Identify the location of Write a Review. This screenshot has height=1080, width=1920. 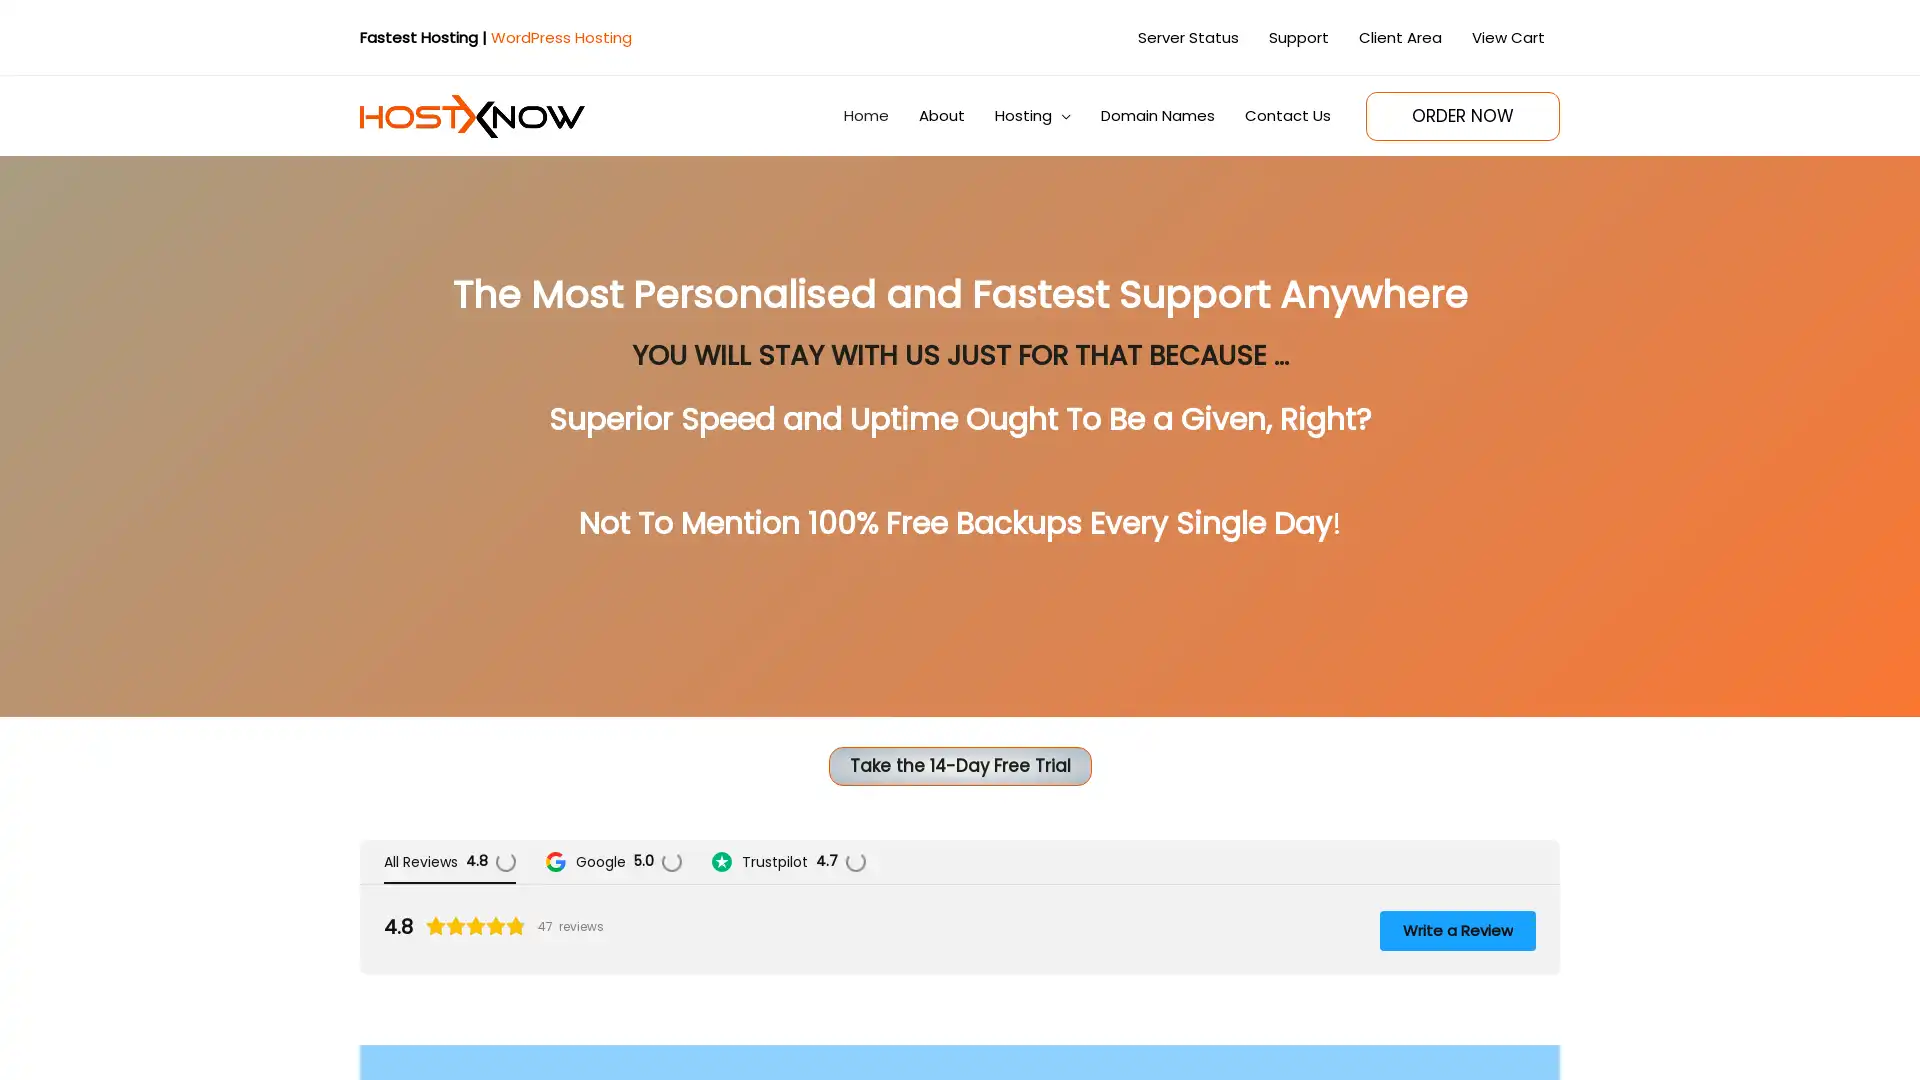
(1458, 929).